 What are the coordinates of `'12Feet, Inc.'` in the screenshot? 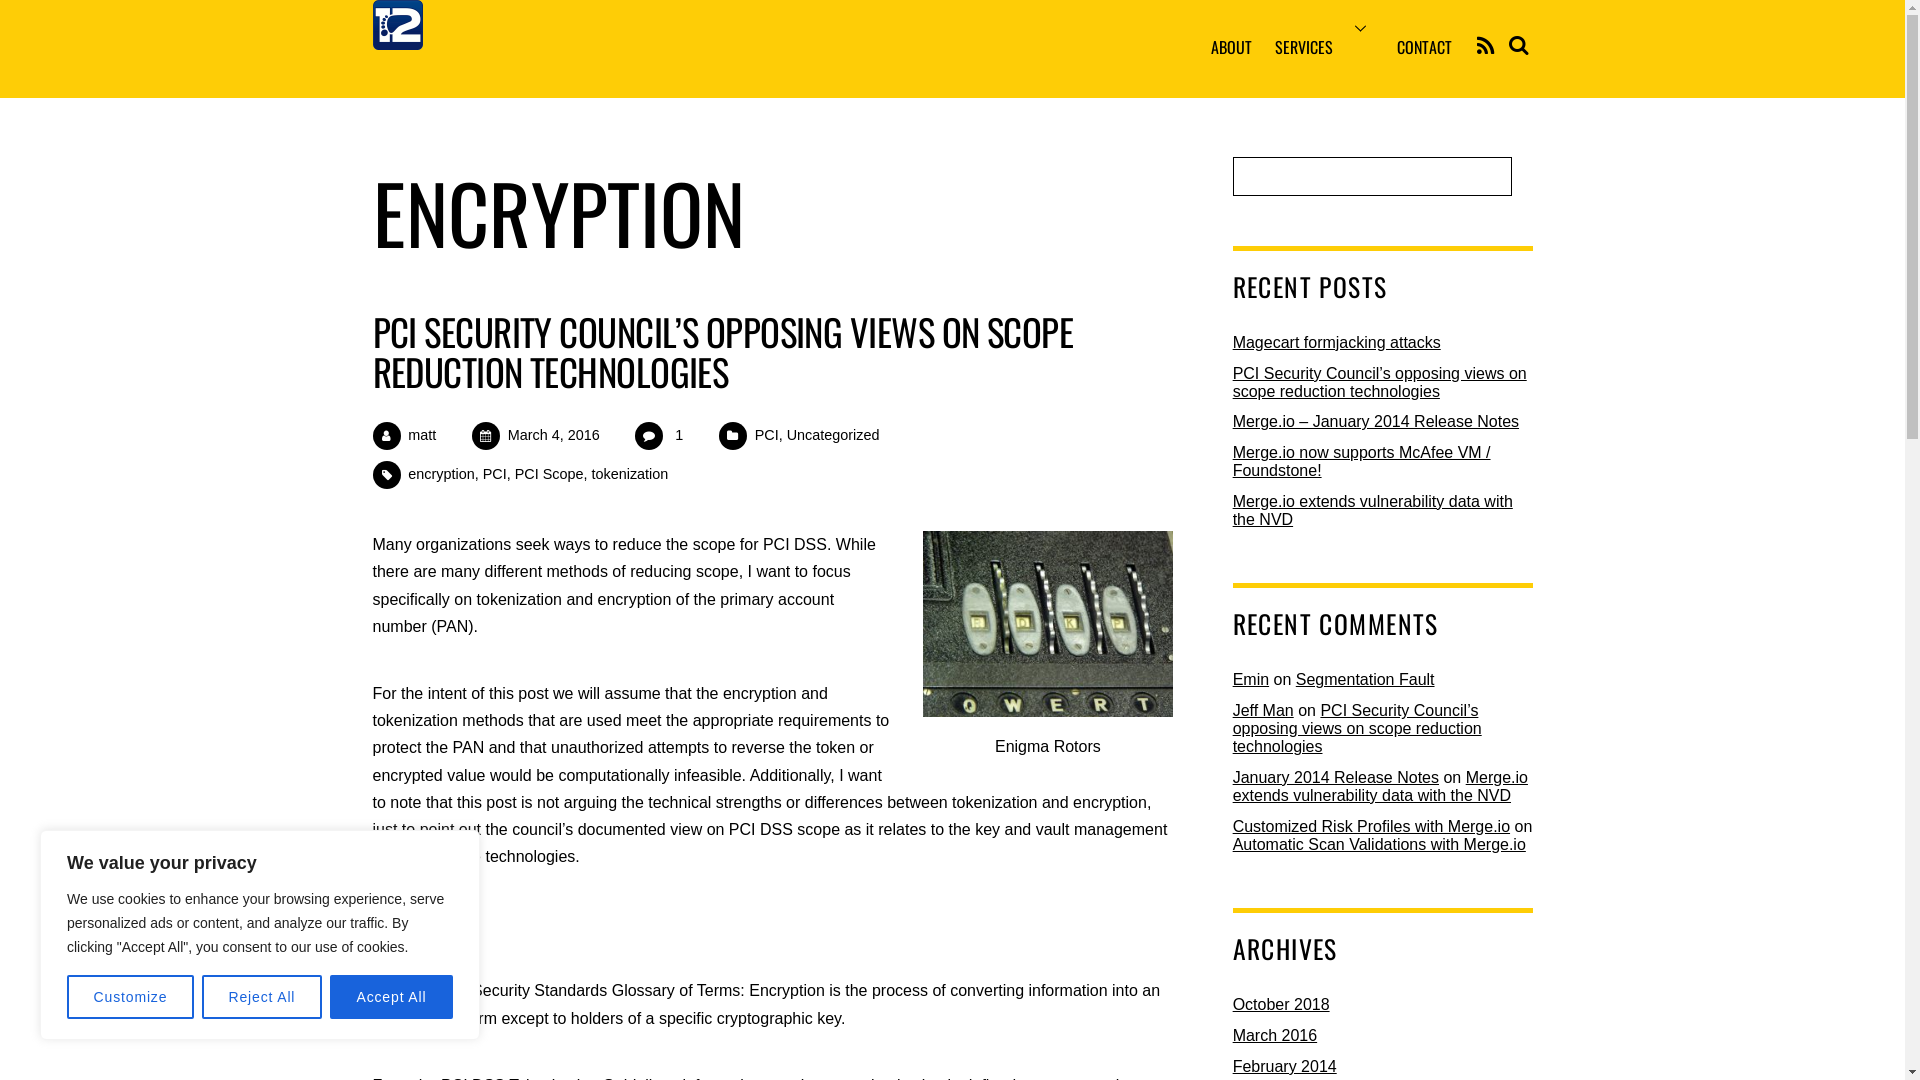 It's located at (372, 34).